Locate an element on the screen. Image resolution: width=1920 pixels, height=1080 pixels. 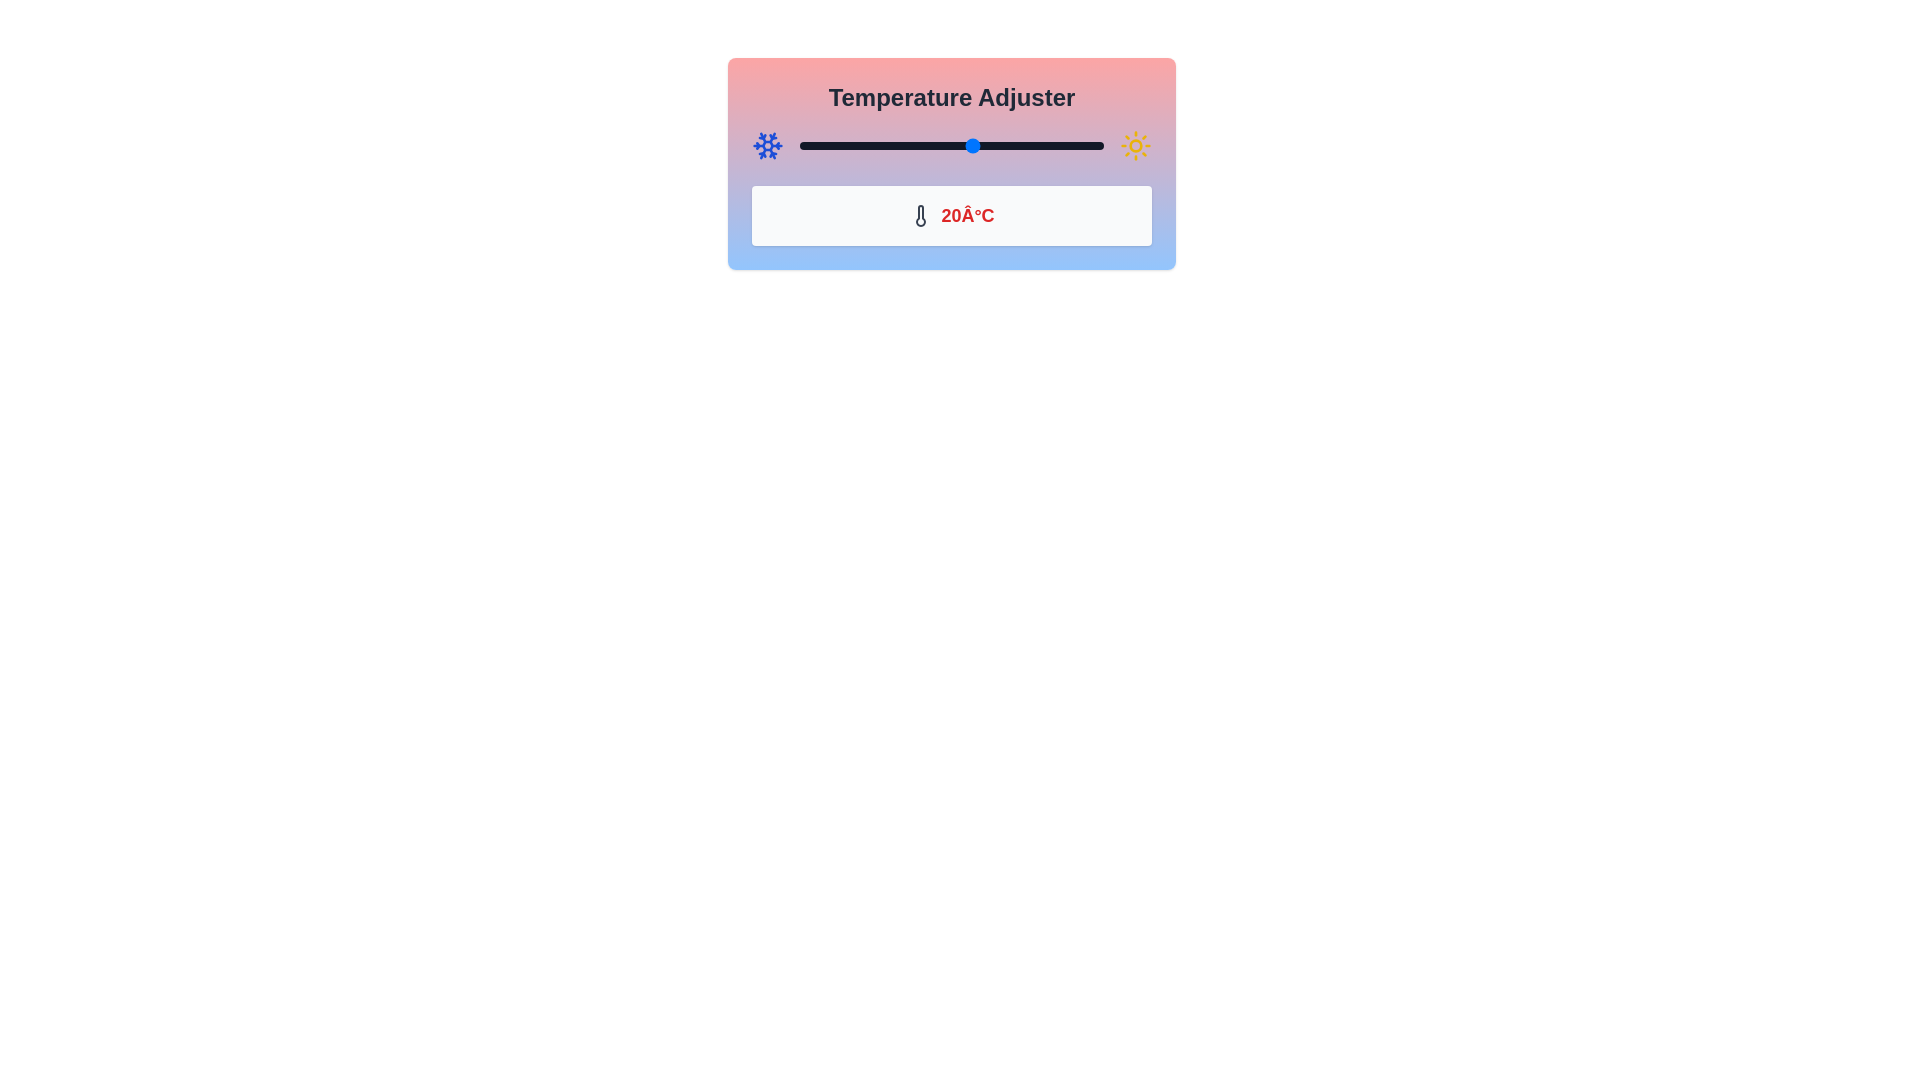
the temperature to 42°C using the slider is located at coordinates (1068, 145).